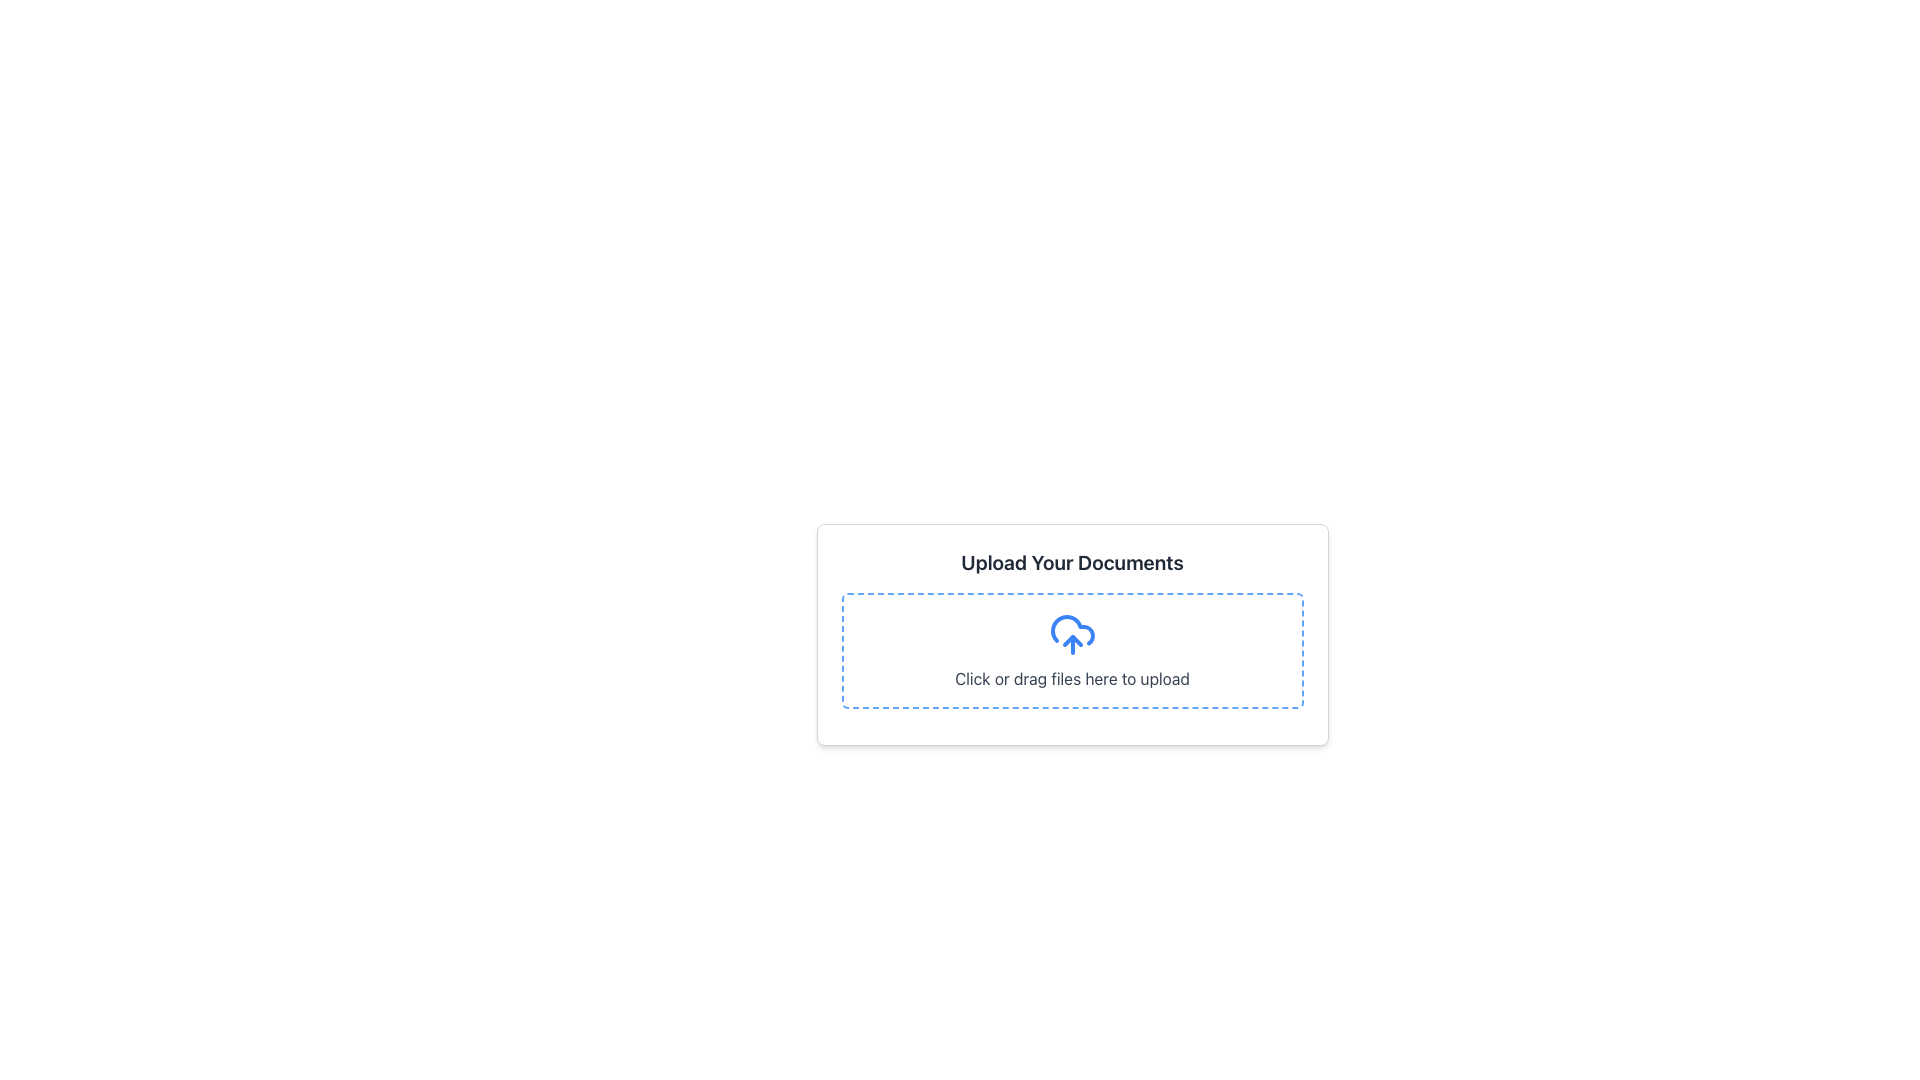  What do you see at coordinates (1071, 677) in the screenshot?
I see `instructional text label located below the blue cloud upload icon in the file upload section` at bounding box center [1071, 677].